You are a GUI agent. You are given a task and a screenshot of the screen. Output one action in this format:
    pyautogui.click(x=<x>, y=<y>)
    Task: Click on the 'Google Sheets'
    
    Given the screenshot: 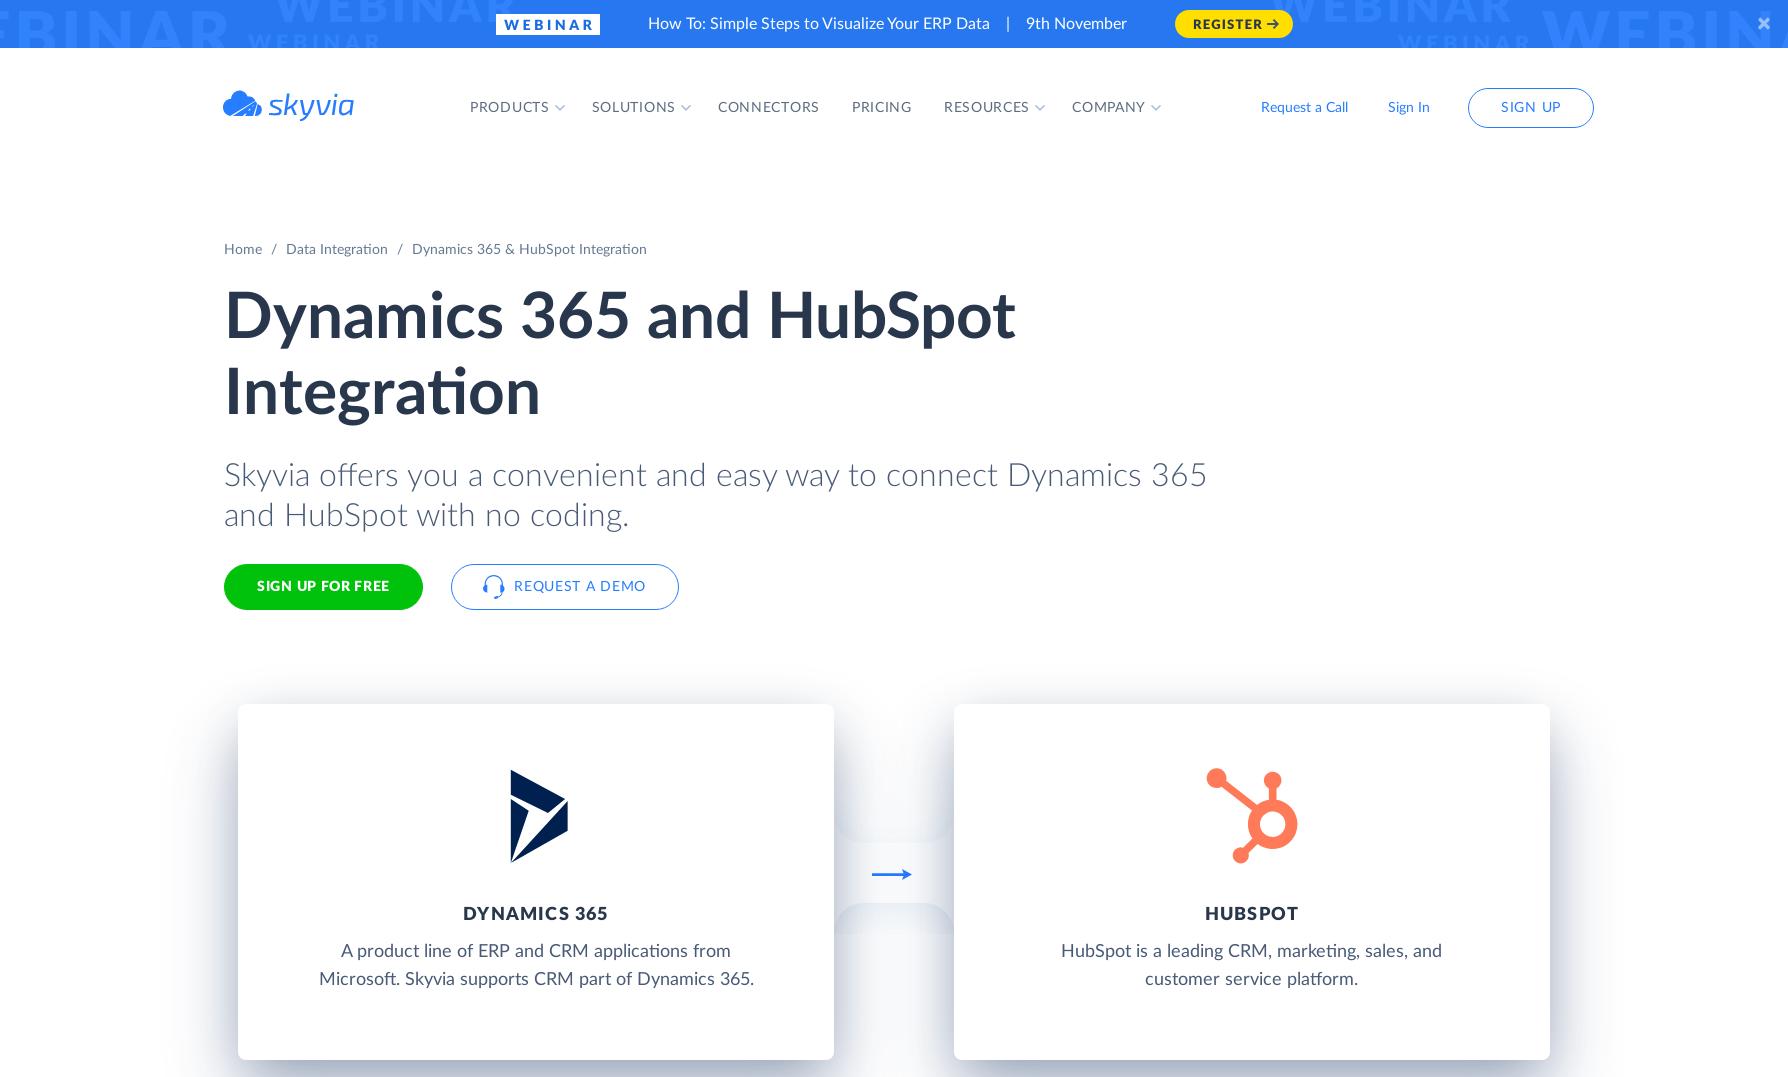 What is the action you would take?
    pyautogui.click(x=1348, y=367)
    